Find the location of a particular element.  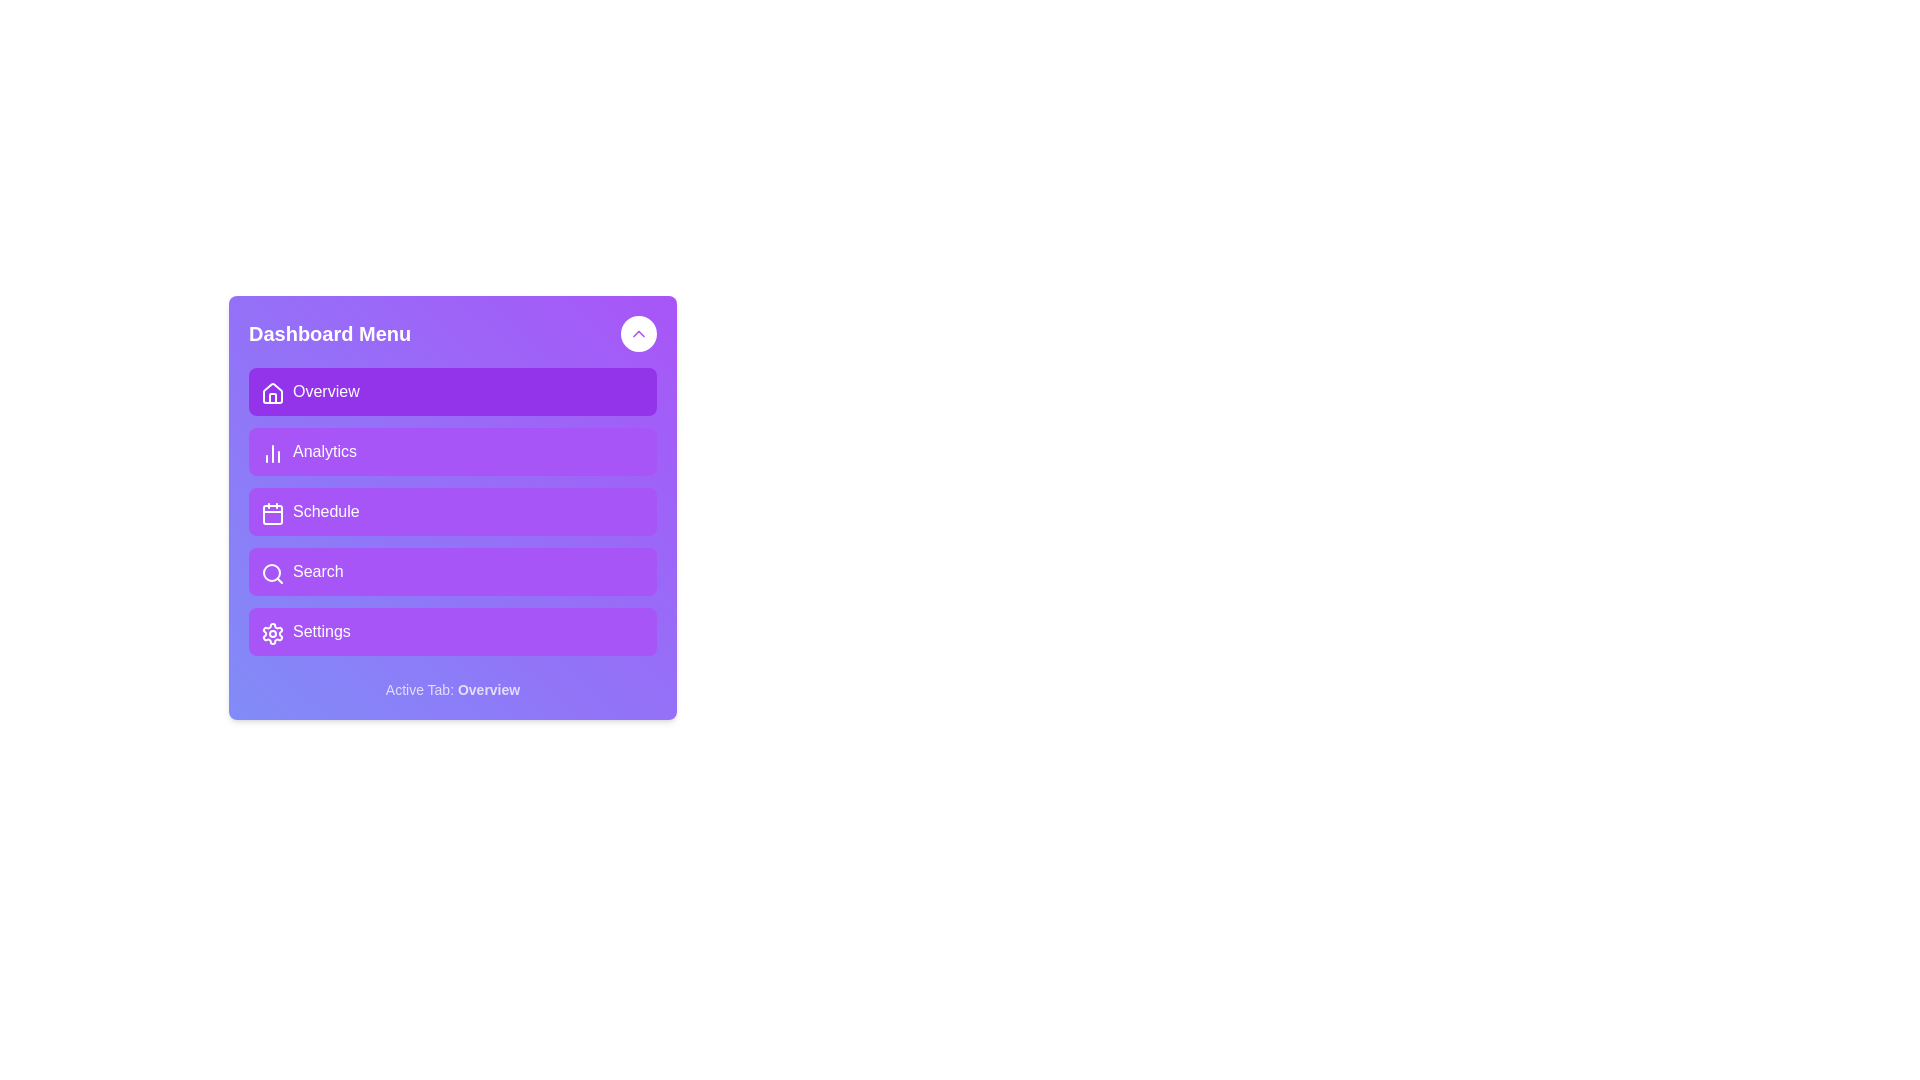

the 'Schedule' button in the sidebar menu is located at coordinates (451, 511).